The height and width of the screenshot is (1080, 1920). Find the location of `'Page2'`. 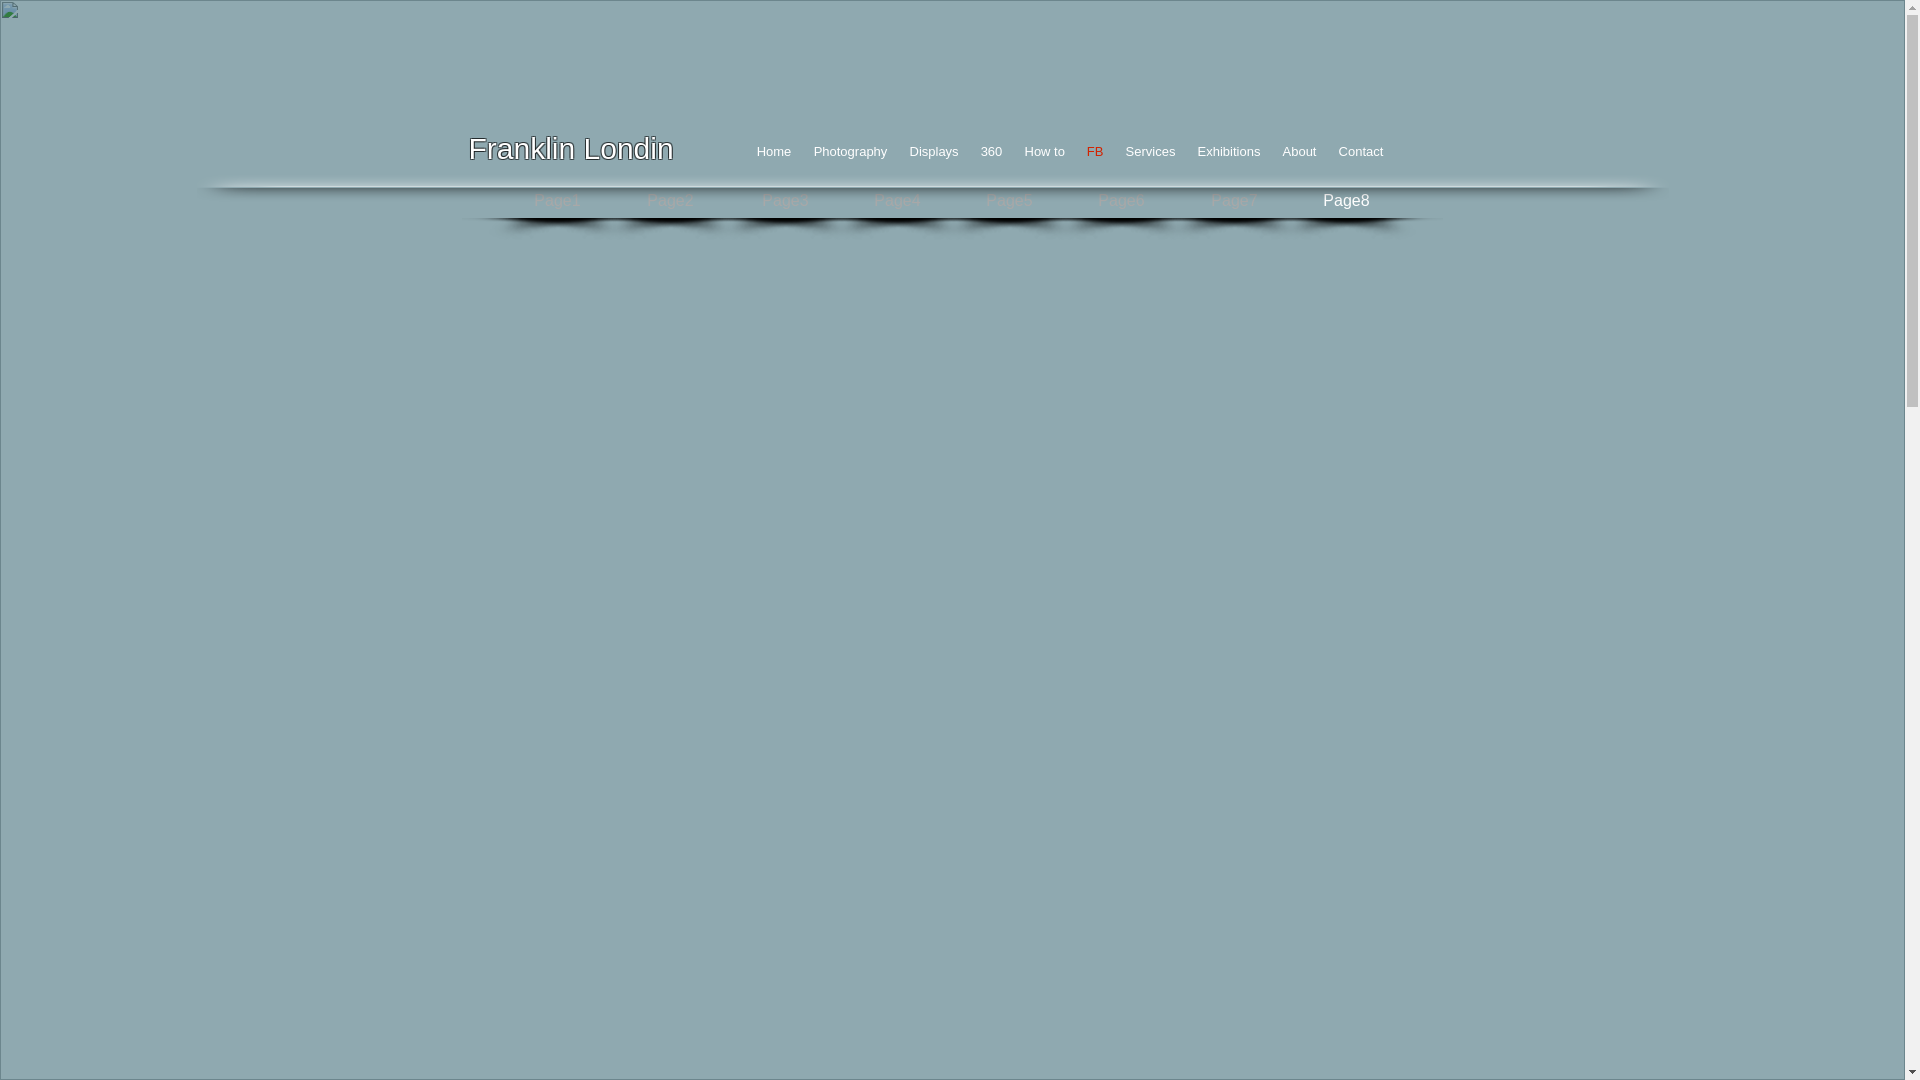

'Page2' is located at coordinates (671, 201).